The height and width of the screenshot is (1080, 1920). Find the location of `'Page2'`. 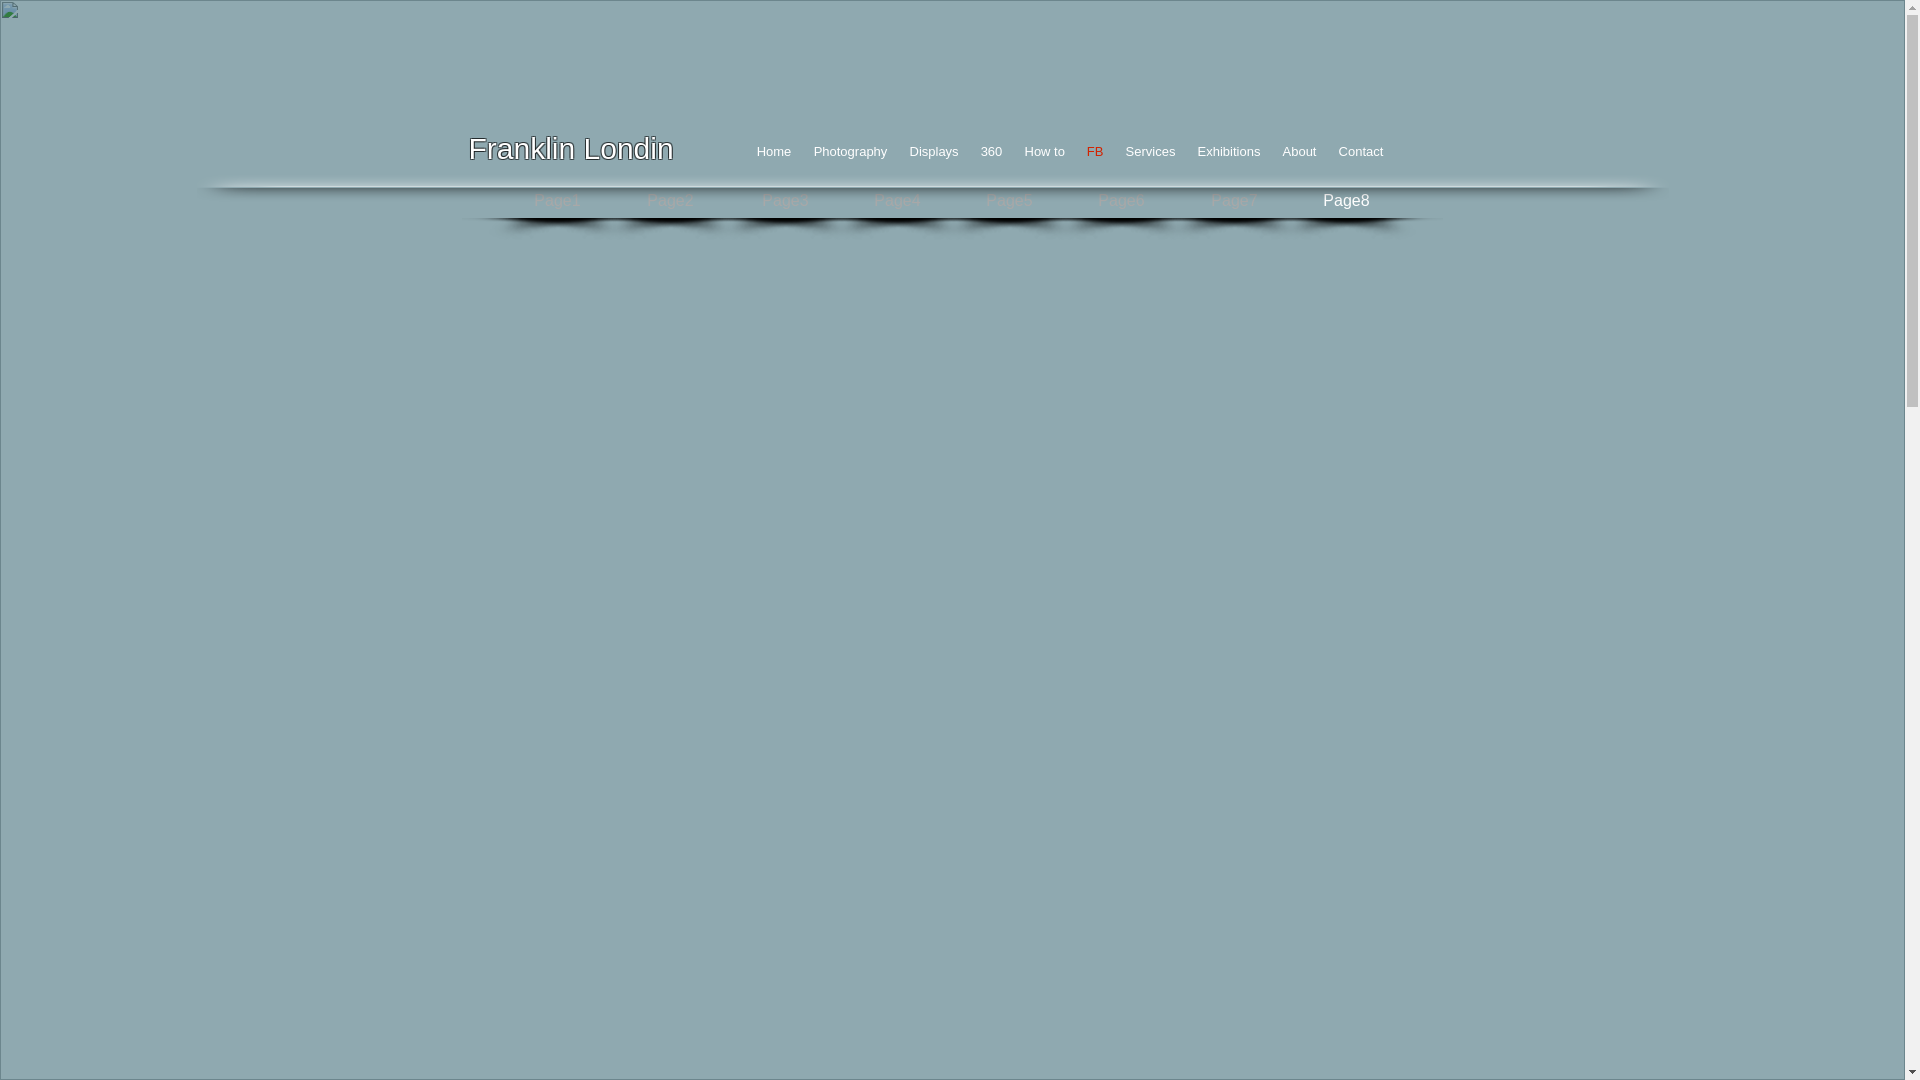

'Page2' is located at coordinates (671, 201).